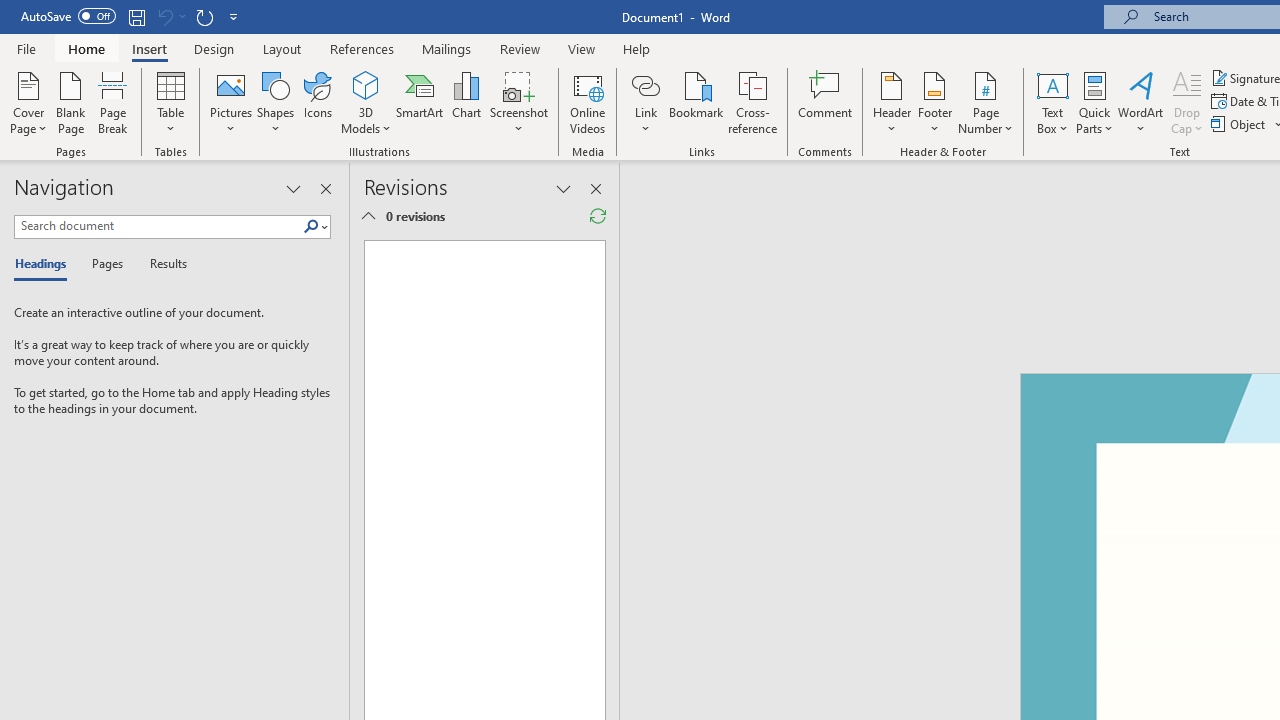 The image size is (1280, 720). I want to click on 'Bookmark...', so click(696, 103).